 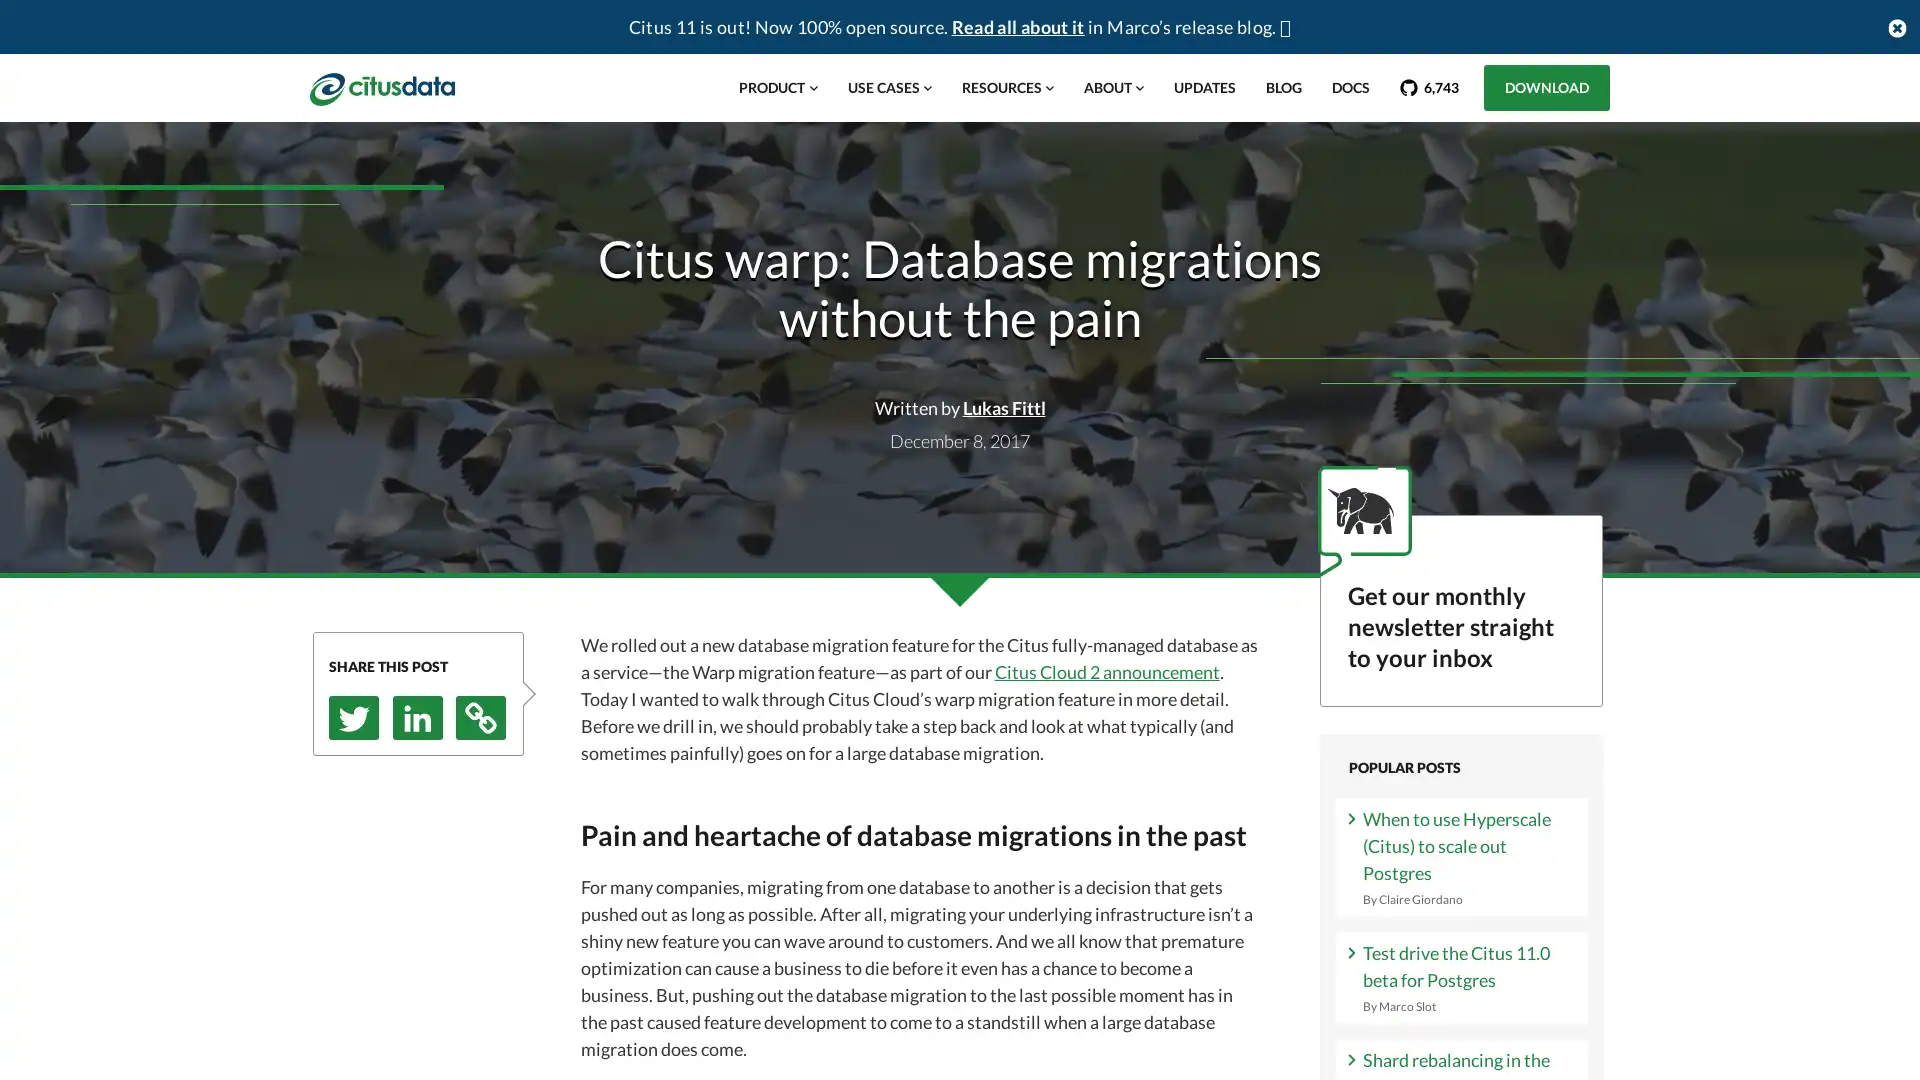 What do you see at coordinates (776, 87) in the screenshot?
I see `PRODUCT` at bounding box center [776, 87].